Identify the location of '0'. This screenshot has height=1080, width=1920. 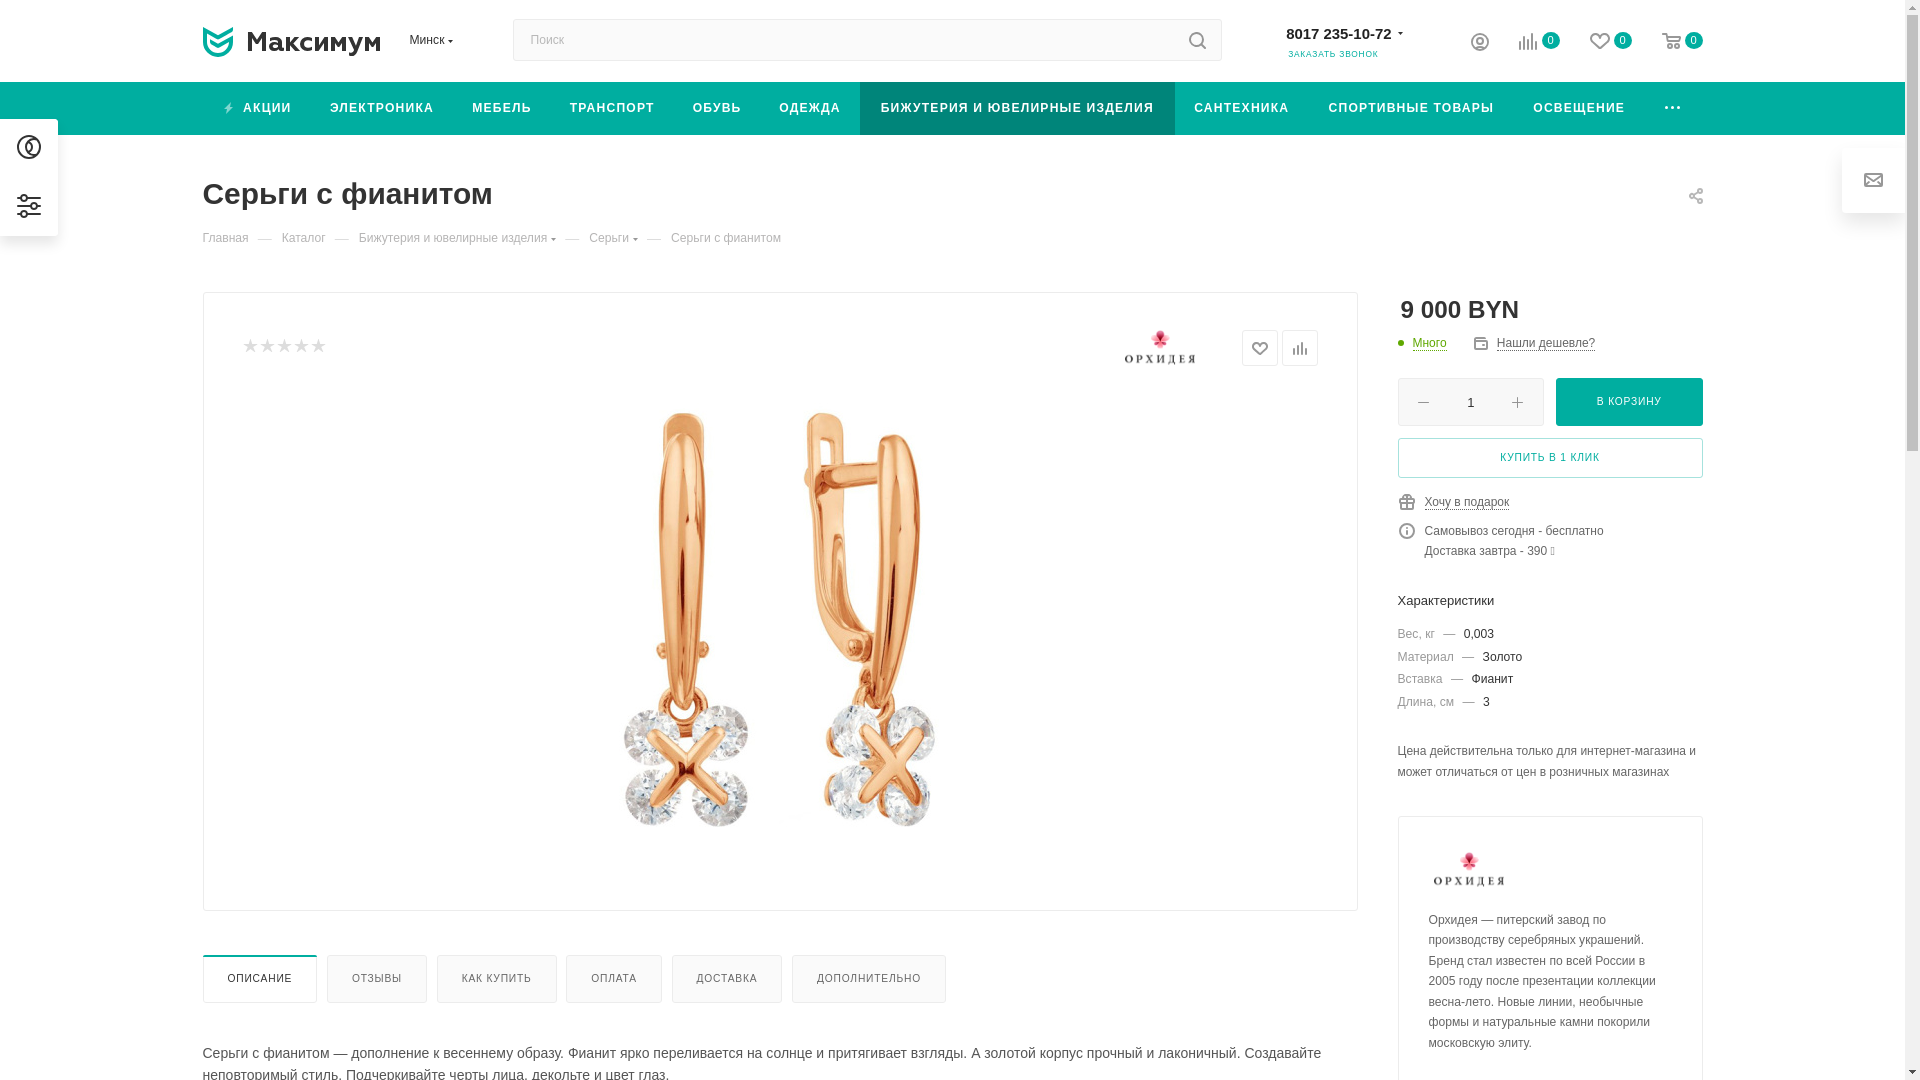
(1595, 42).